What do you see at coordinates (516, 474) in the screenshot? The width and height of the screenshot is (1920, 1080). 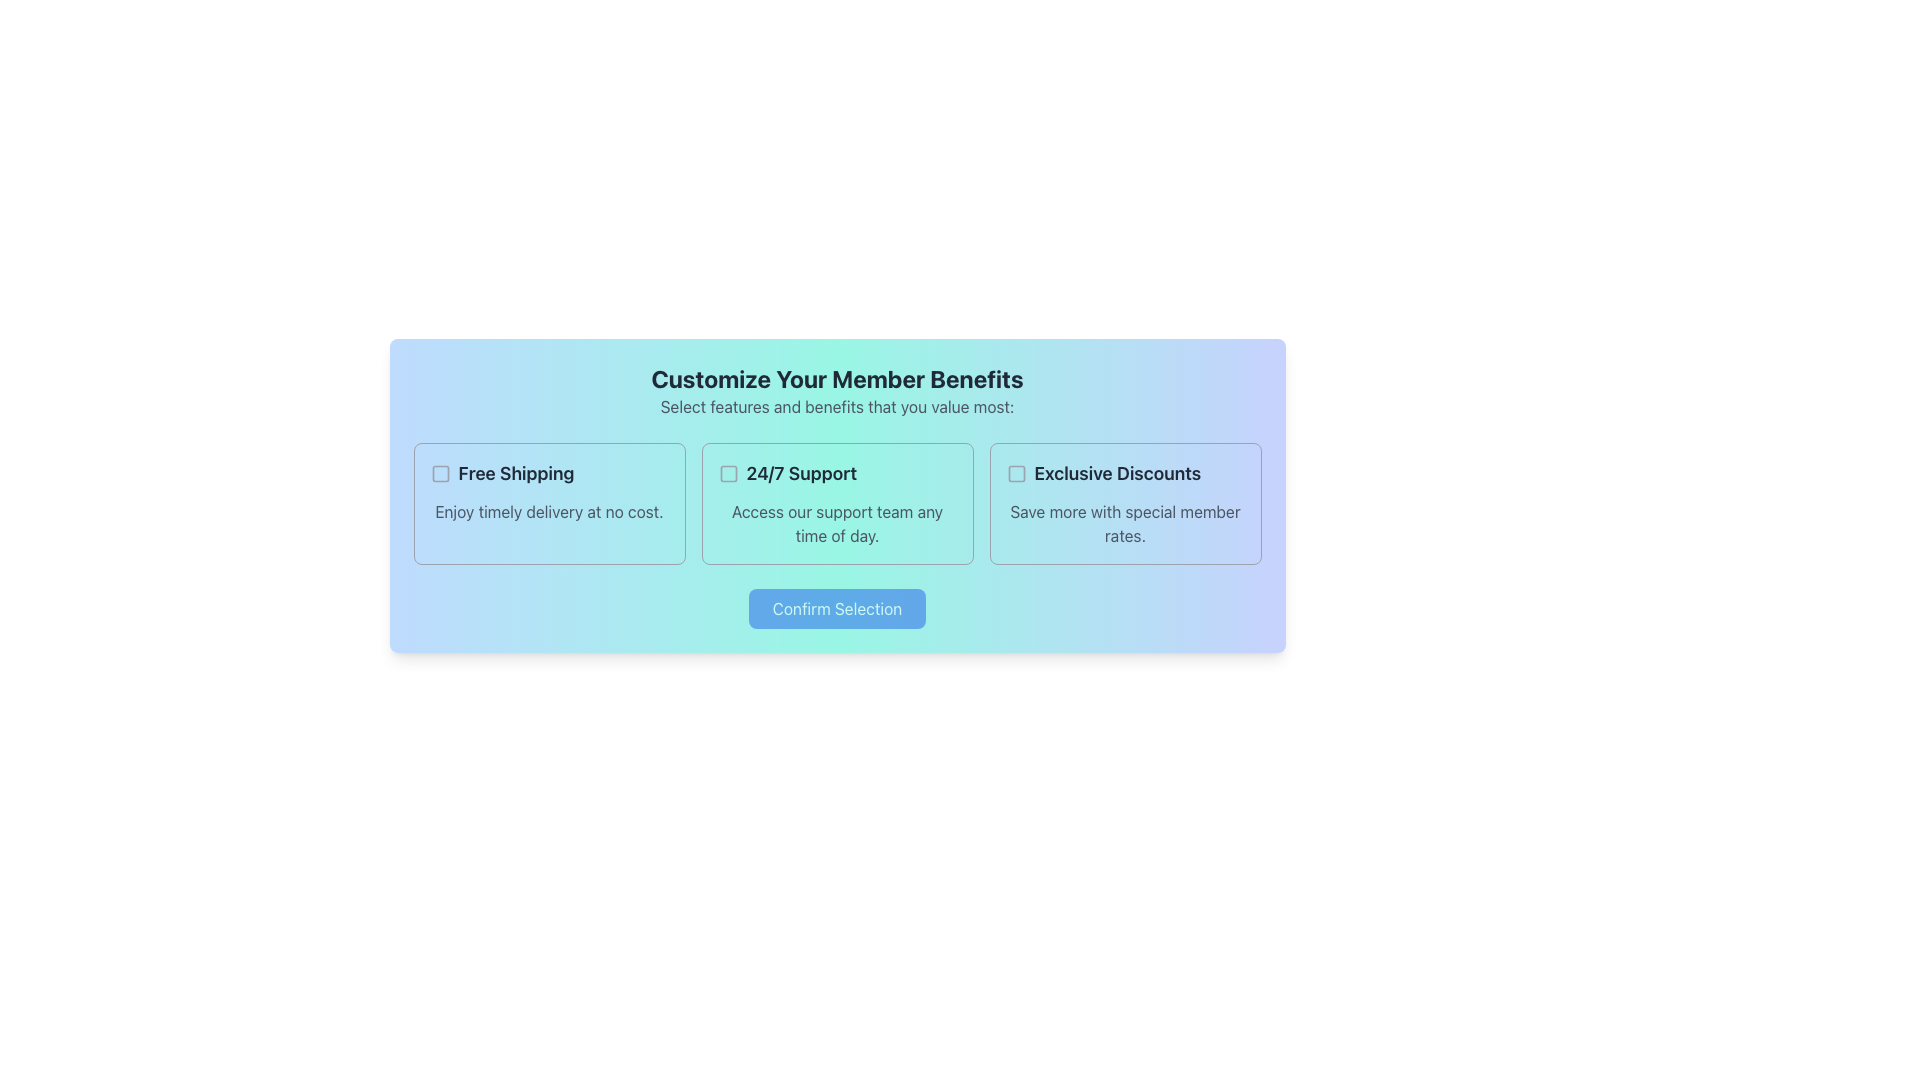 I see `the text label reading 'Free Shipping', which is styled in bold dark gray and located in the top-left section of a three-column layout, next to a checkbox icon` at bounding box center [516, 474].